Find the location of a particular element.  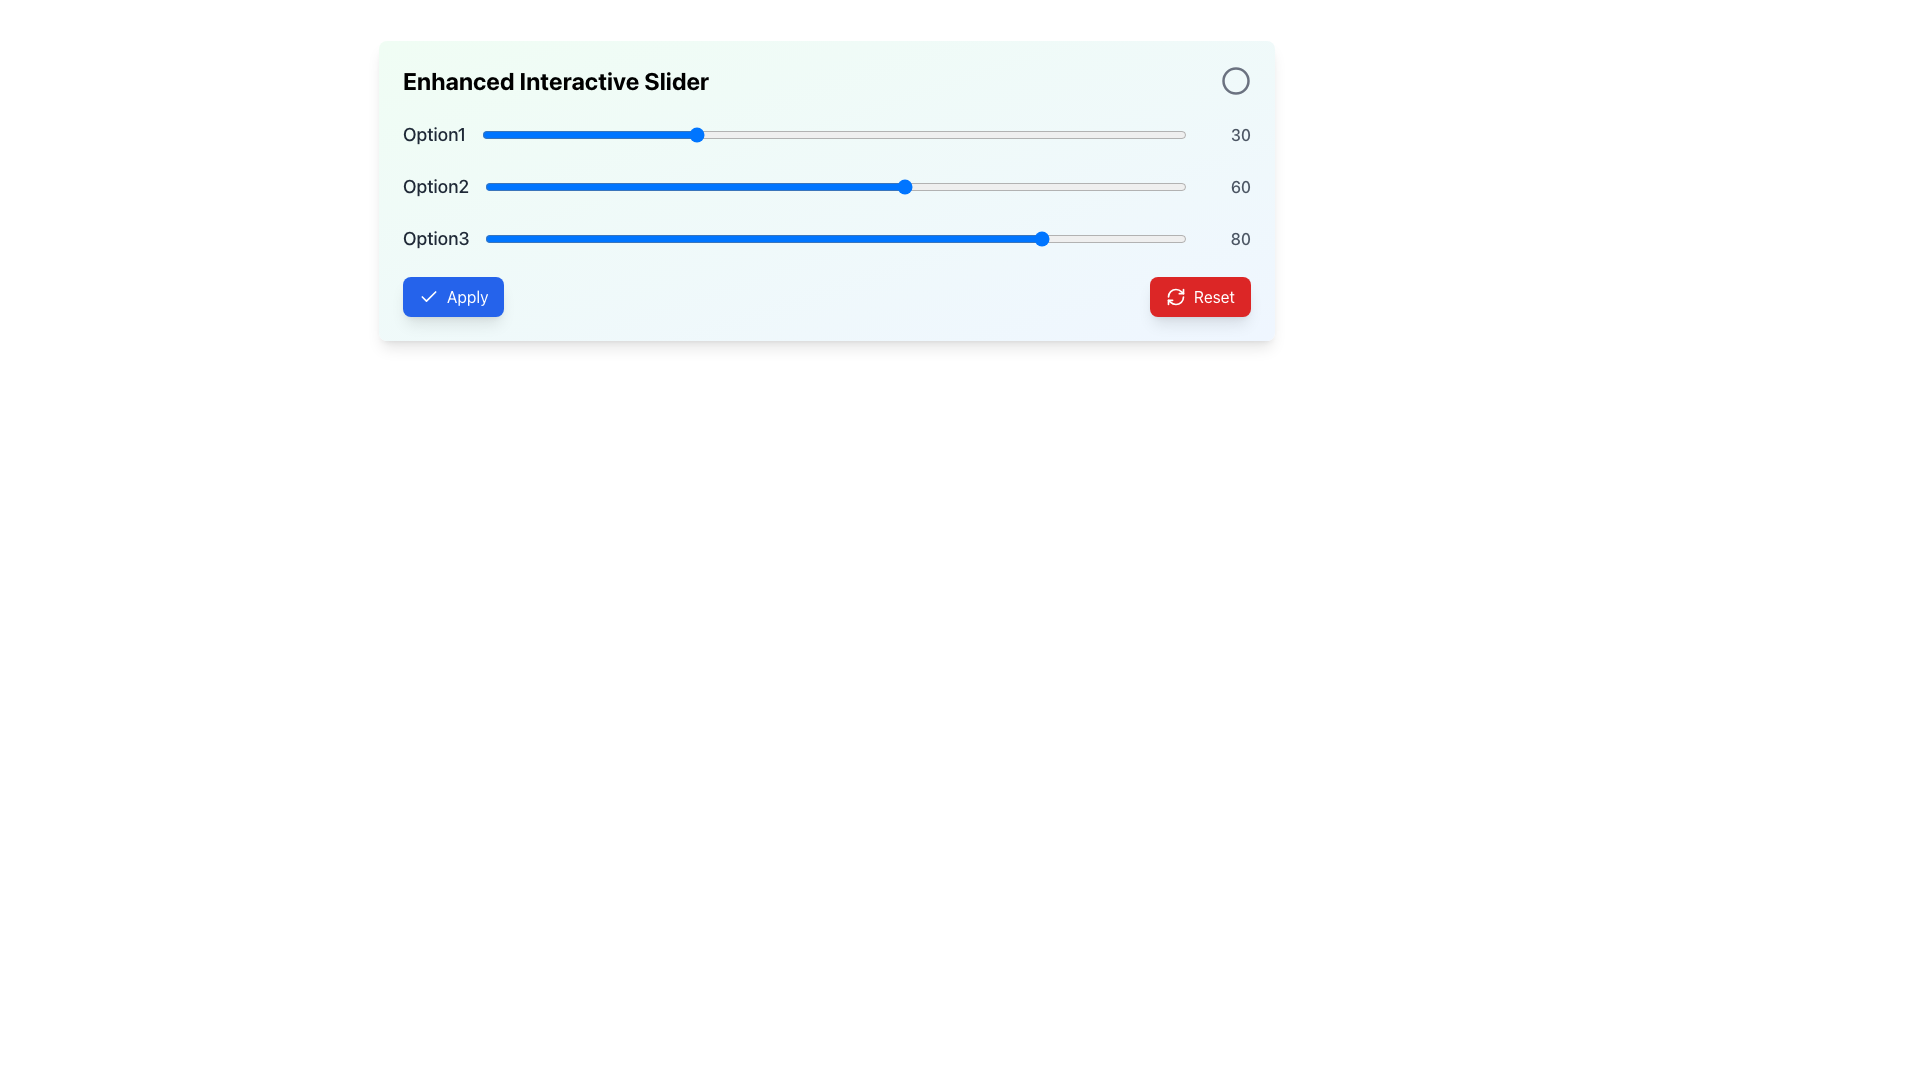

the value of the slider is located at coordinates (1115, 135).